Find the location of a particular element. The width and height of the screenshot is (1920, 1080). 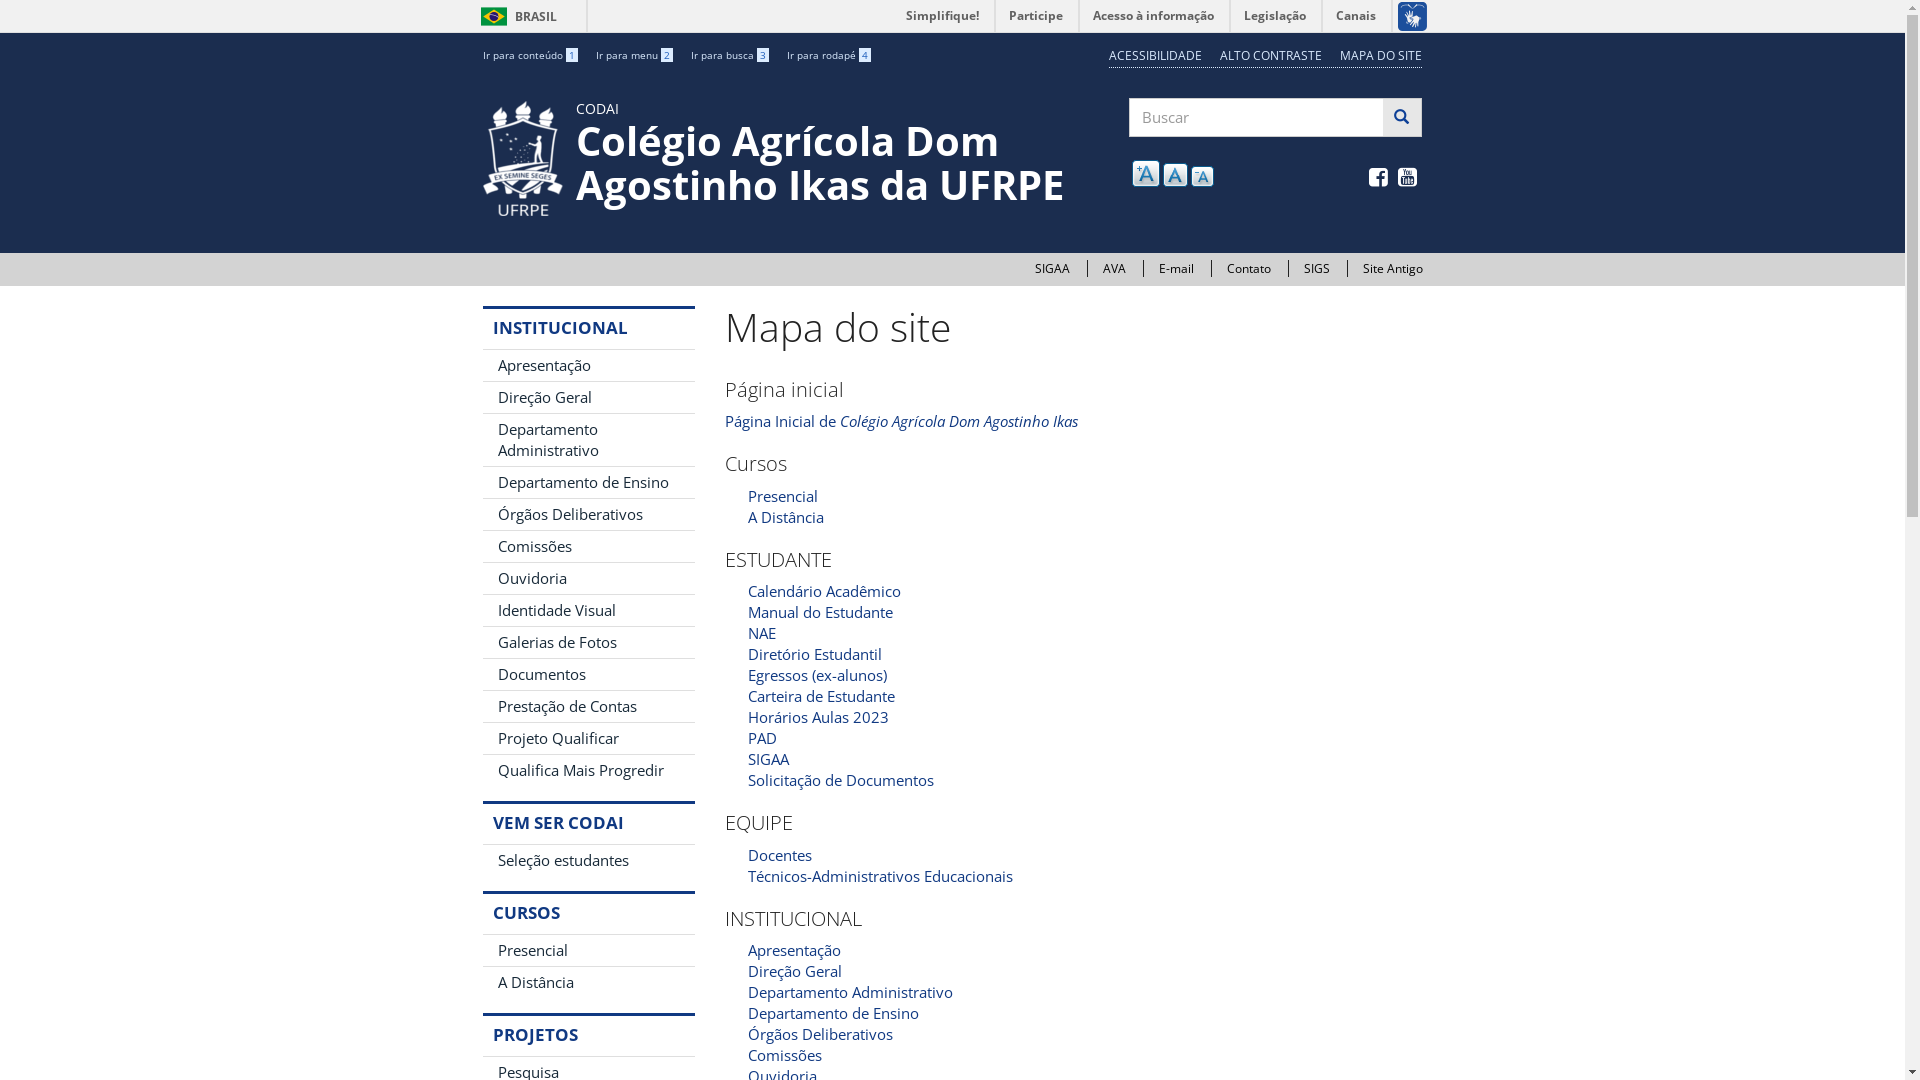

'MAPA DO SITE' is located at coordinates (1380, 54).